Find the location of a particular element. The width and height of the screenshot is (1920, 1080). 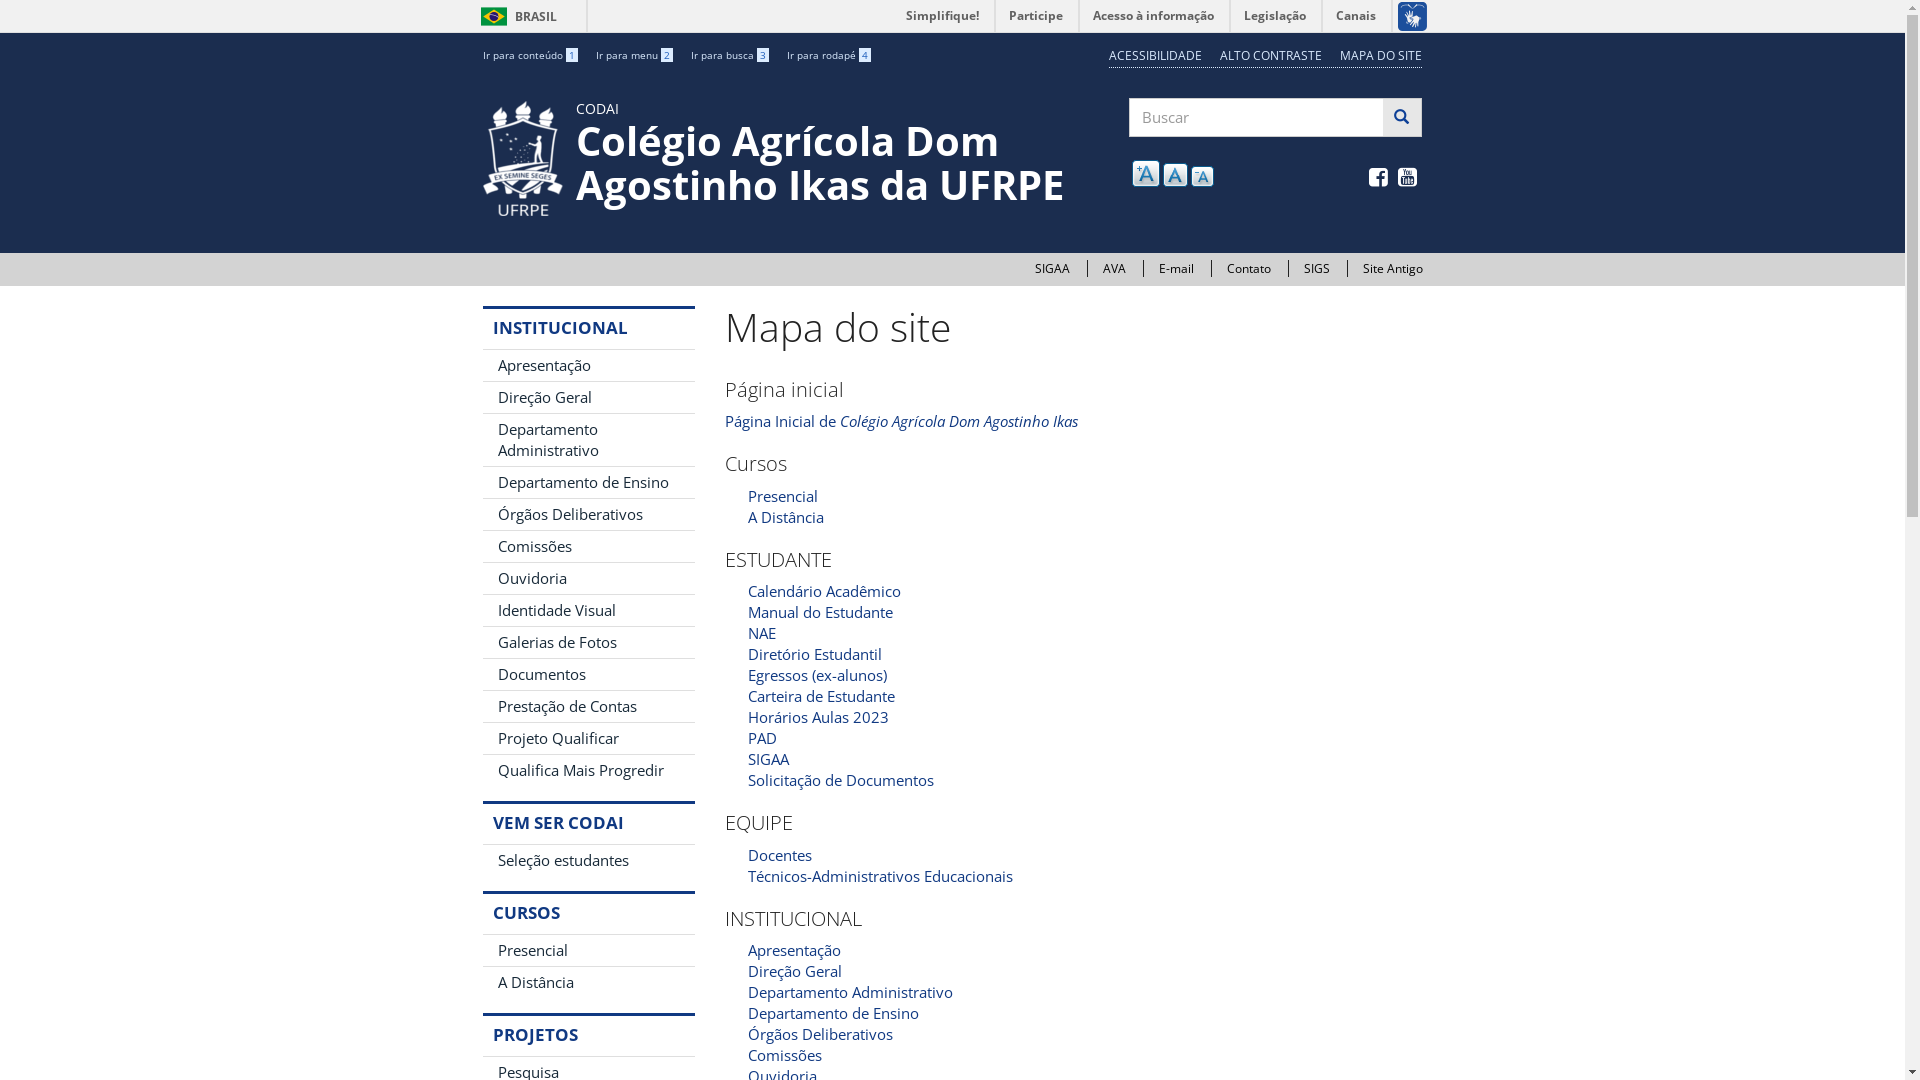

'MAPA DO SITE' is located at coordinates (1380, 54).